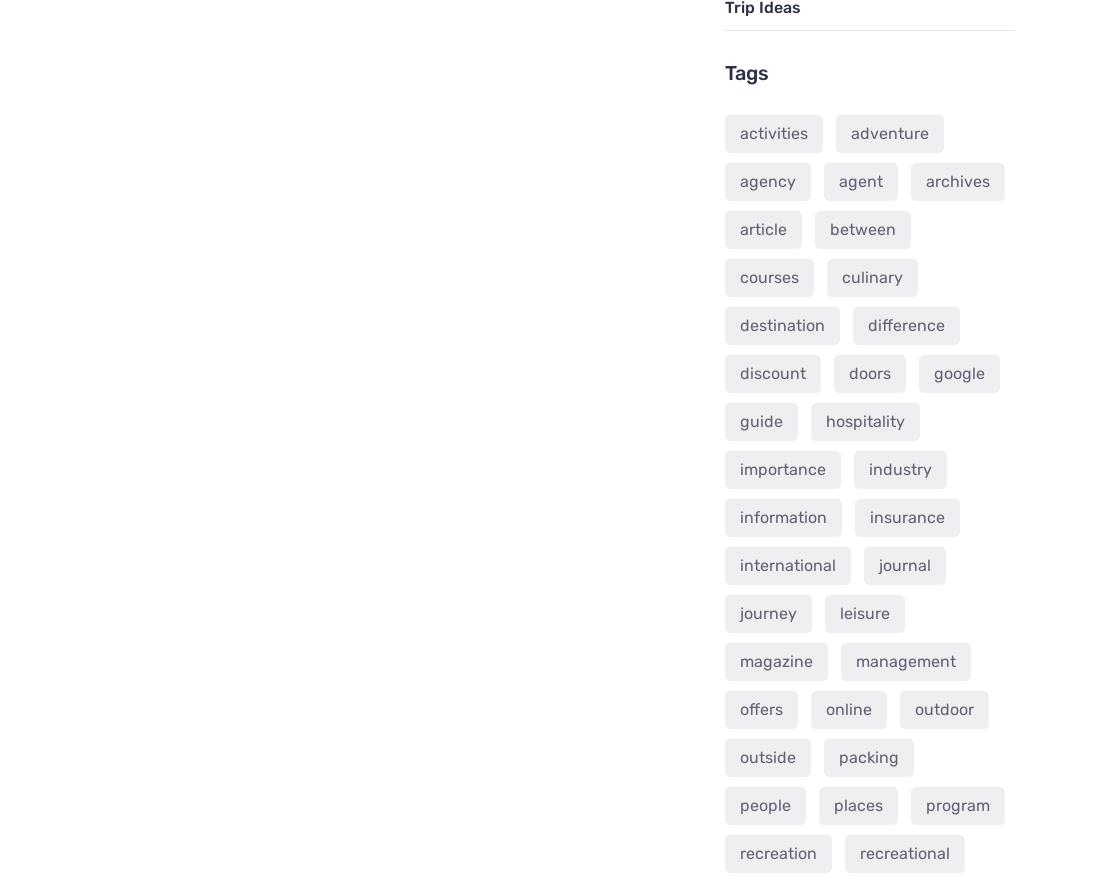 This screenshot has width=1100, height=879. What do you see at coordinates (737, 419) in the screenshot?
I see `'guide'` at bounding box center [737, 419].